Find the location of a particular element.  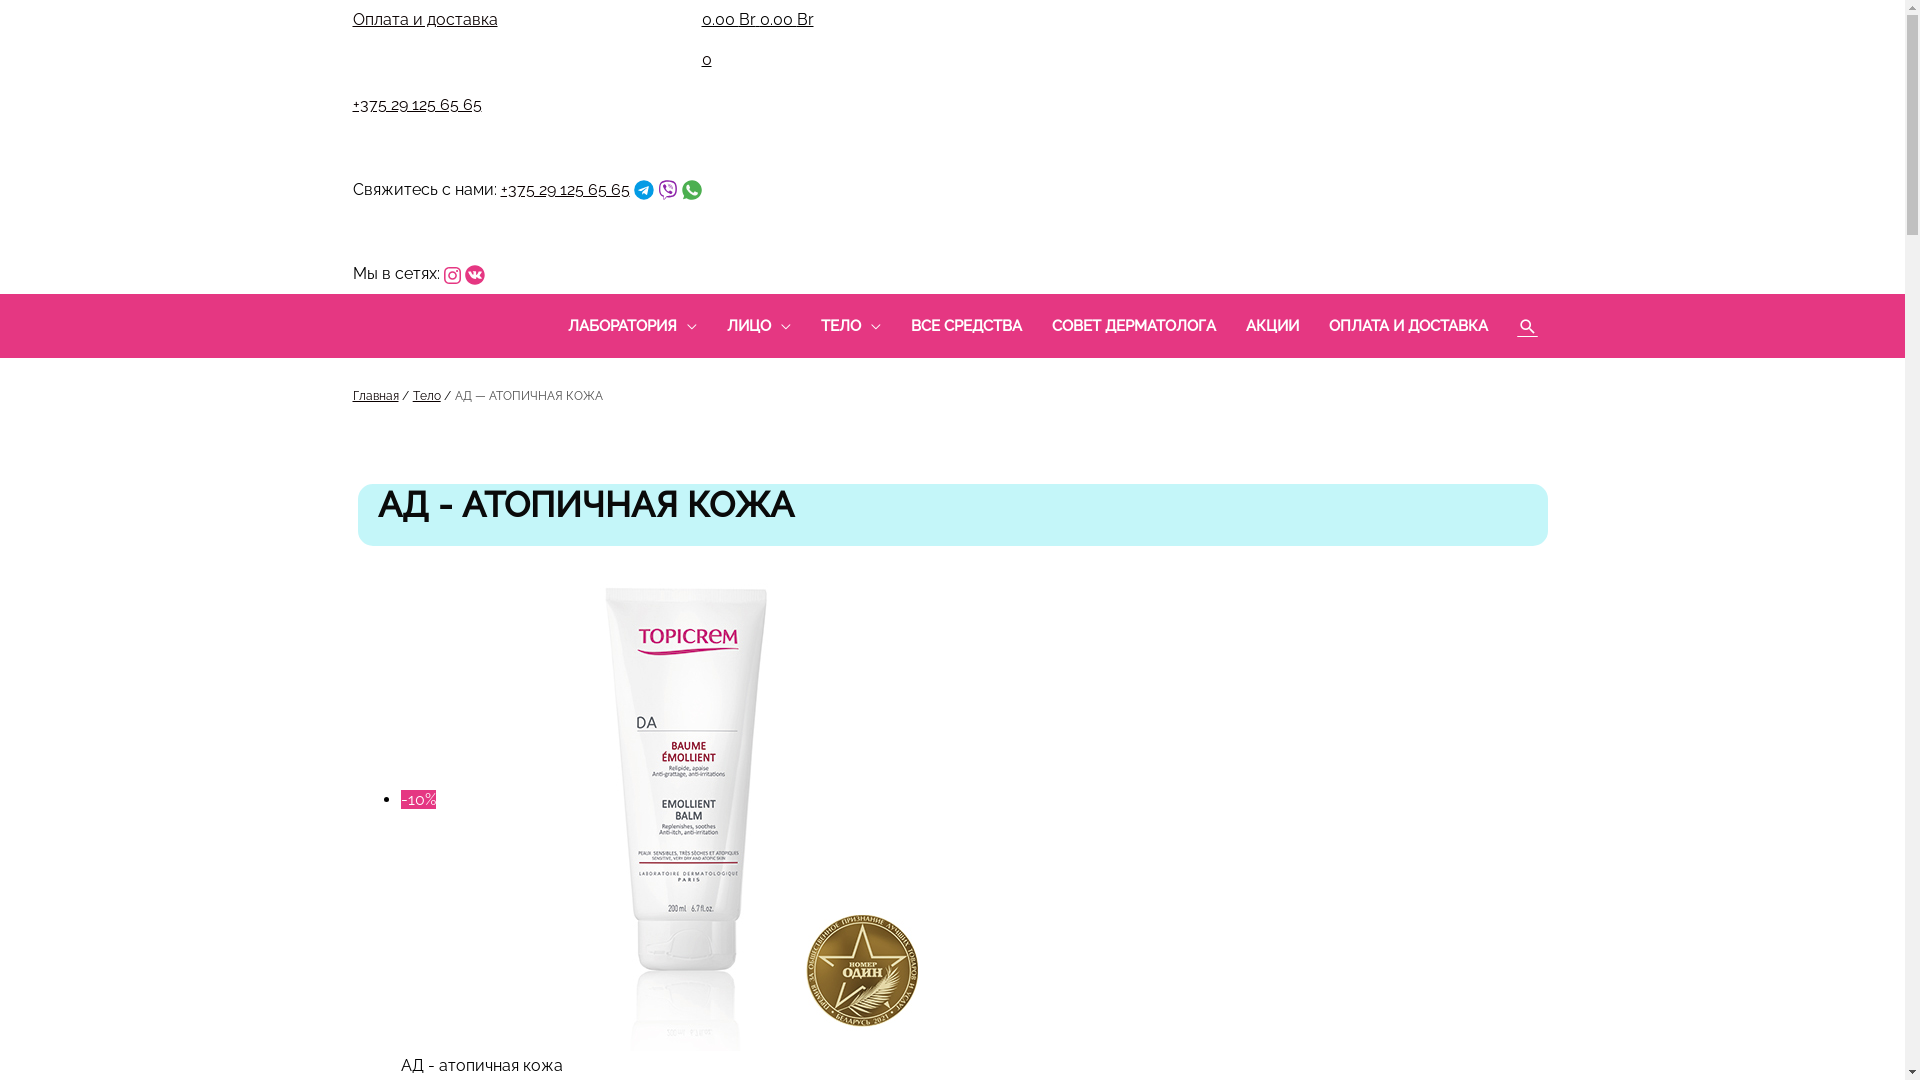

'+375 29 125 65 65' is located at coordinates (499, 189).